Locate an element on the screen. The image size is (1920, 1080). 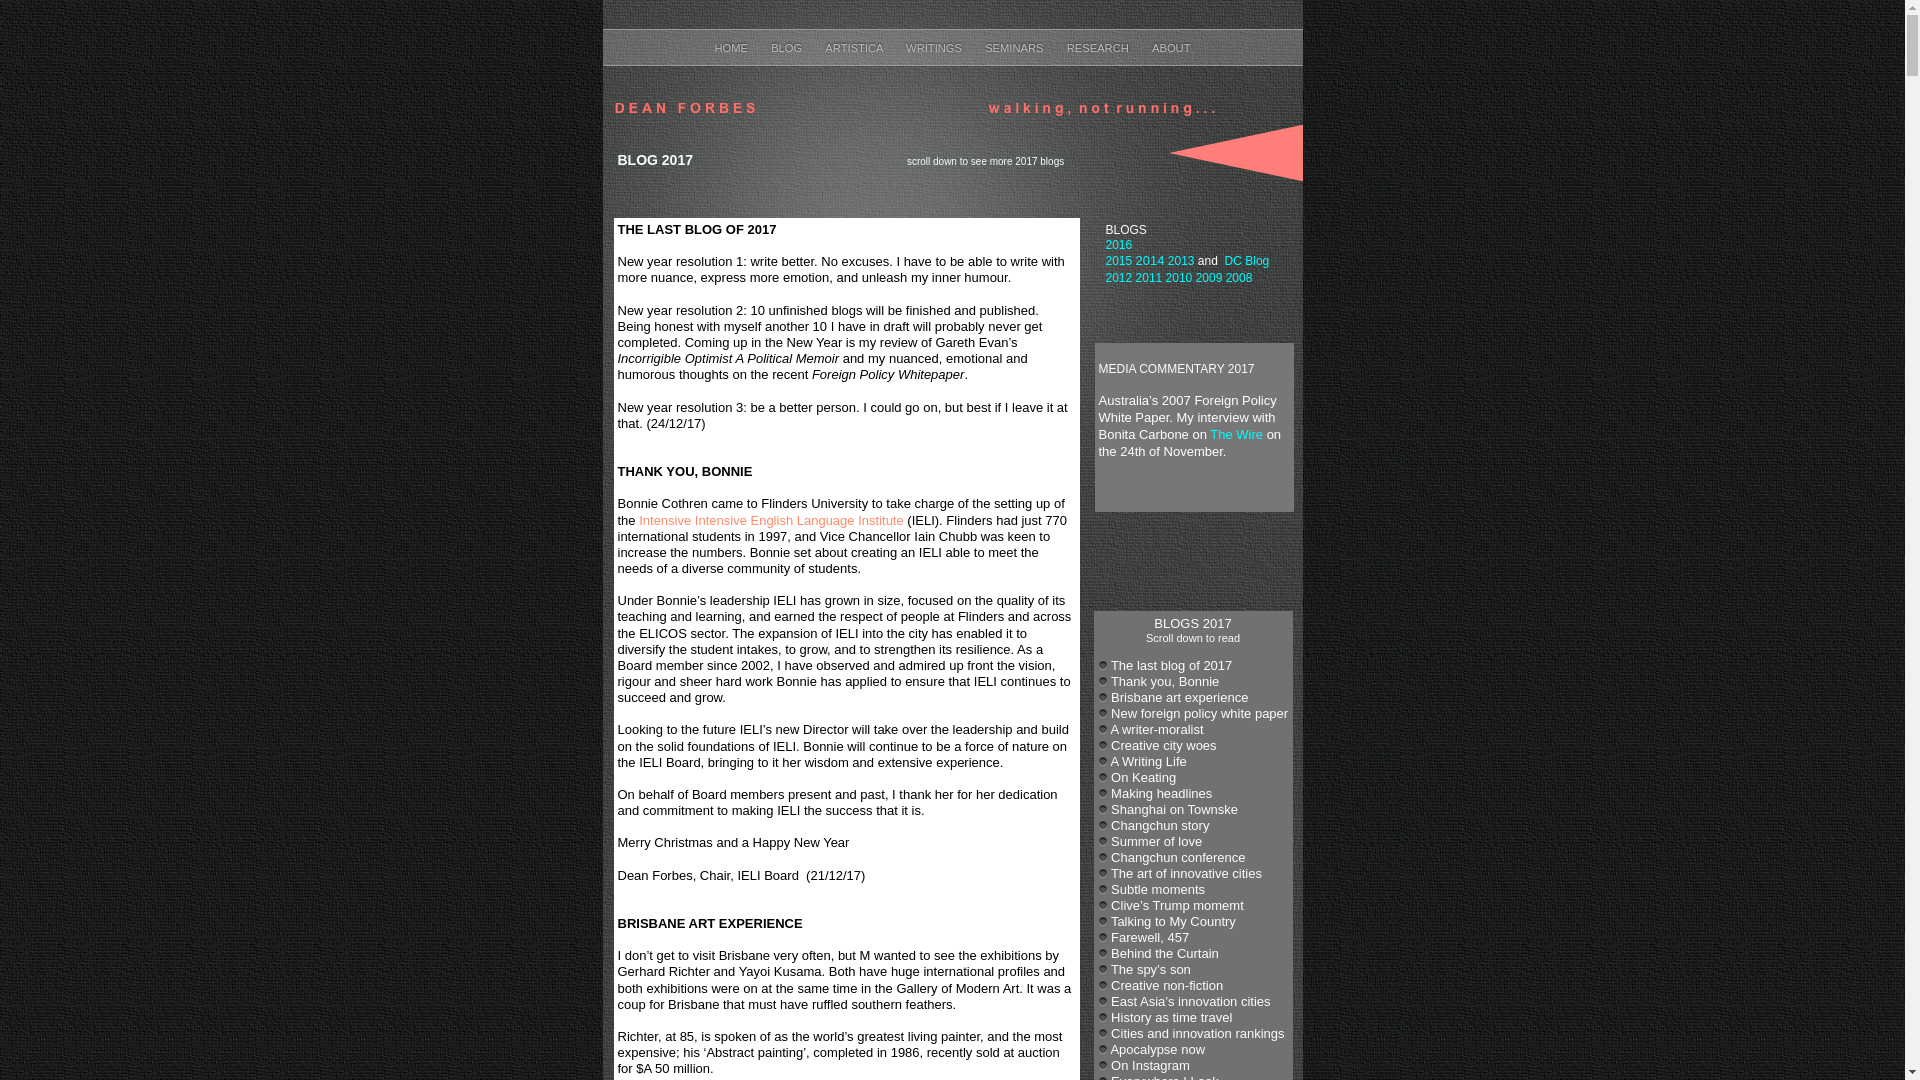
'2009' is located at coordinates (1195, 277).